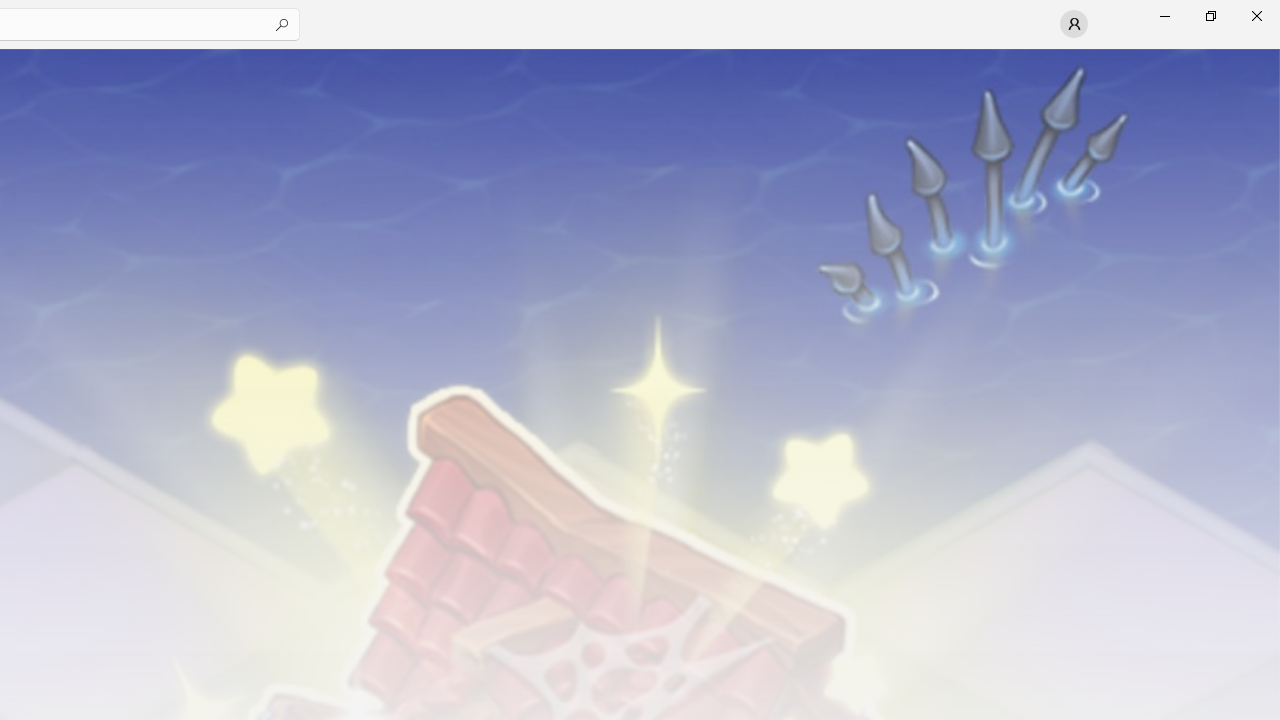 The width and height of the screenshot is (1280, 720). Describe the element at coordinates (1072, 24) in the screenshot. I see `'User profile'` at that location.